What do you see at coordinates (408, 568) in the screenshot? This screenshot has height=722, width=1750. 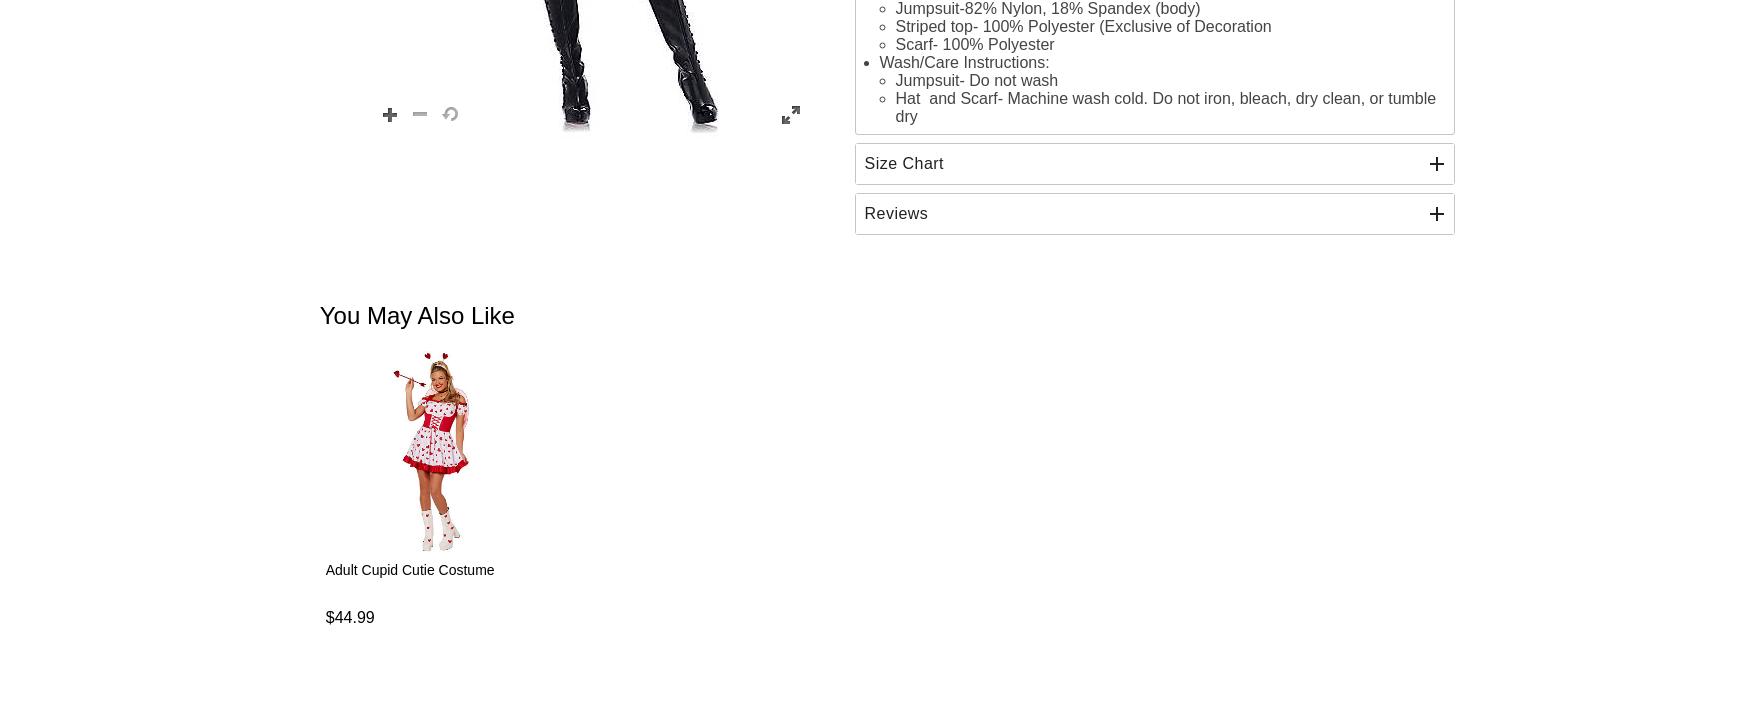 I see `'Adult Cupid Cutie Costume'` at bounding box center [408, 568].